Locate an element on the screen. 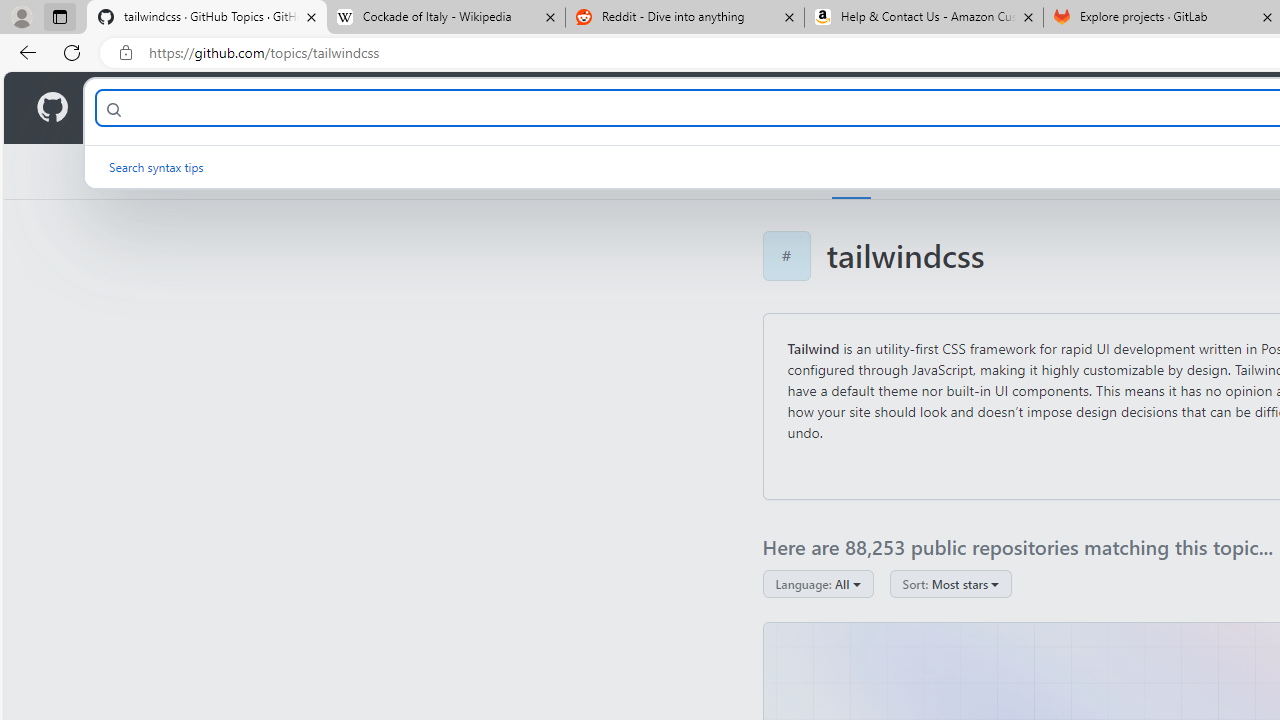 Image resolution: width=1280 pixels, height=720 pixels. 'Cockade of Italy - Wikipedia' is located at coordinates (444, 17).